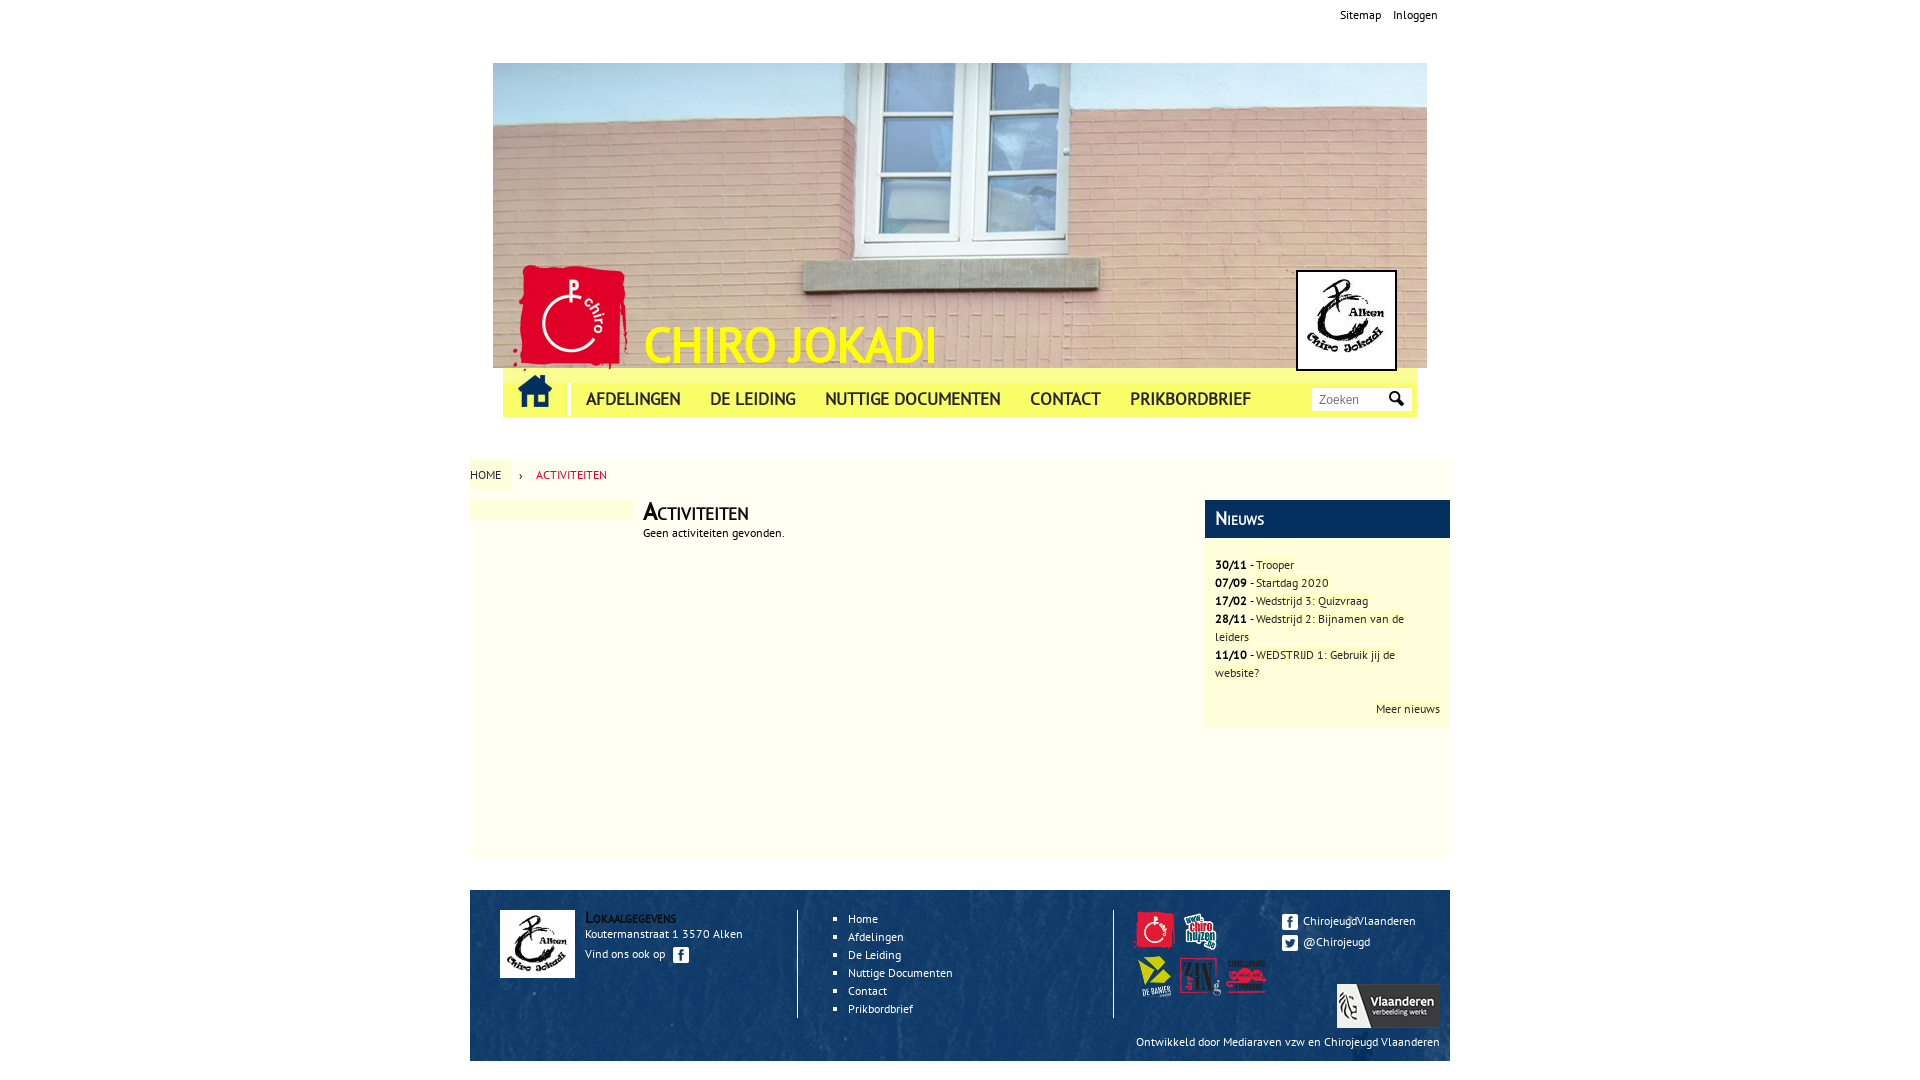 This screenshot has width=1920, height=1080. Describe the element at coordinates (1200, 975) in the screenshot. I see `'Zindering'` at that location.